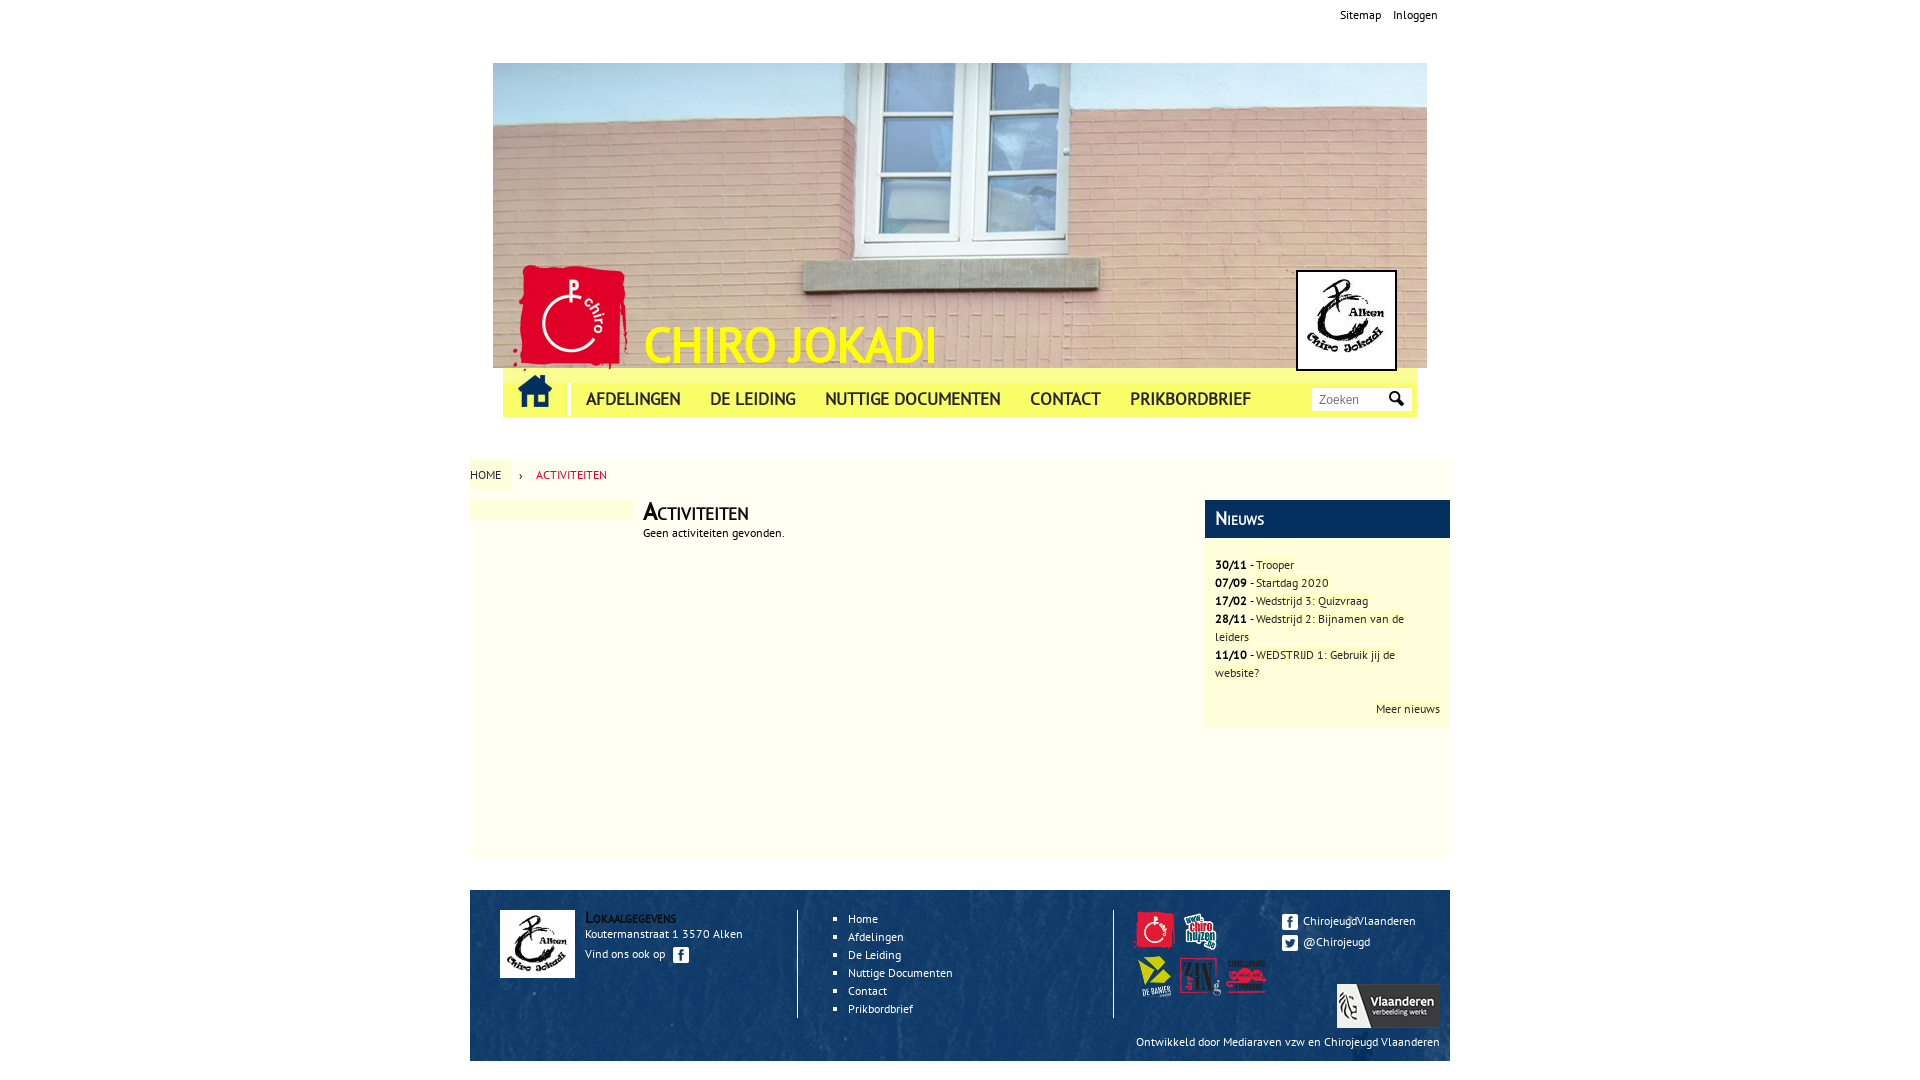 This screenshot has width=1920, height=1080. Describe the element at coordinates (1200, 975) in the screenshot. I see `'Zindering'` at that location.